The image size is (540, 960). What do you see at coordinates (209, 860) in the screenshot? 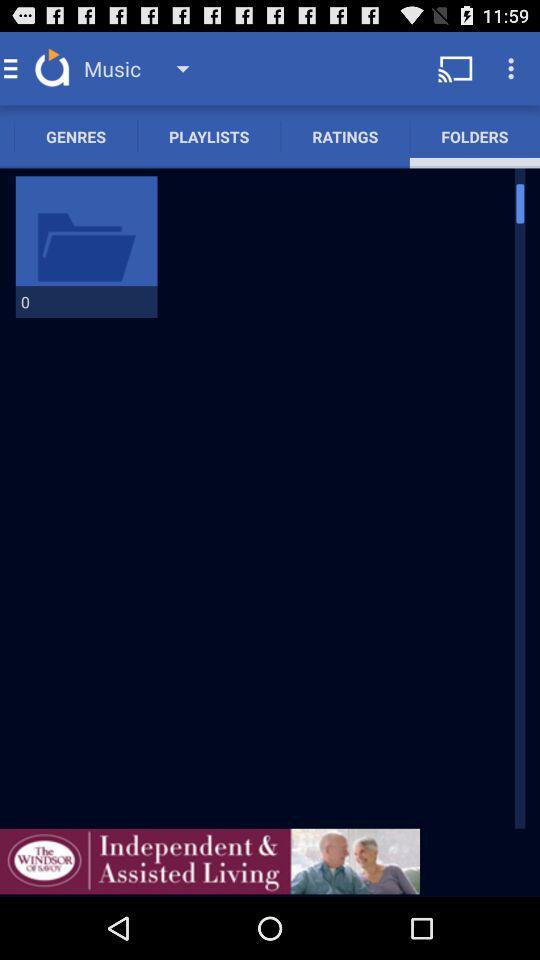
I see `open advertisement` at bounding box center [209, 860].